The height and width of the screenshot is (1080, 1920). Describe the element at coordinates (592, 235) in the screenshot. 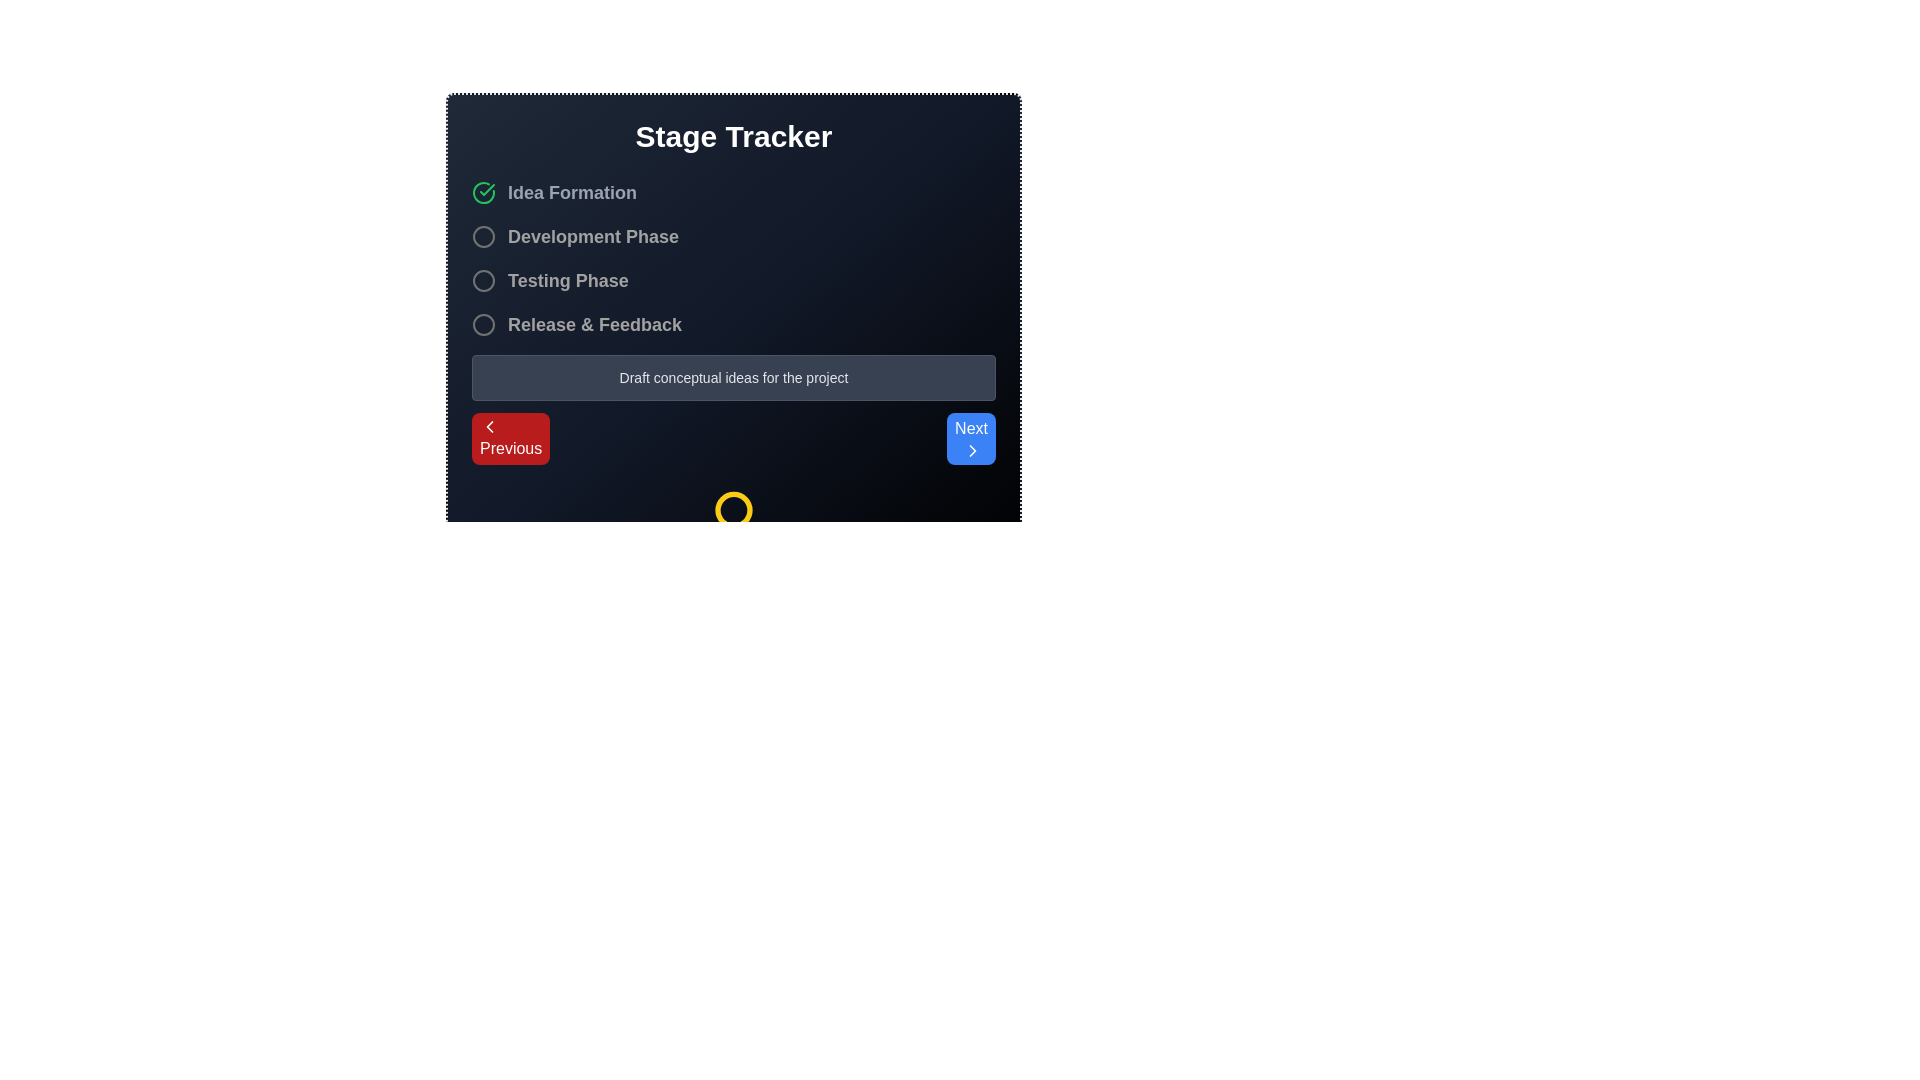

I see `the adjacent elements to select the 'Phase 2' text label, which is centrally aligned in the vertical list and positioned between 'Idea Formation' and 'Testing Phase'` at that location.